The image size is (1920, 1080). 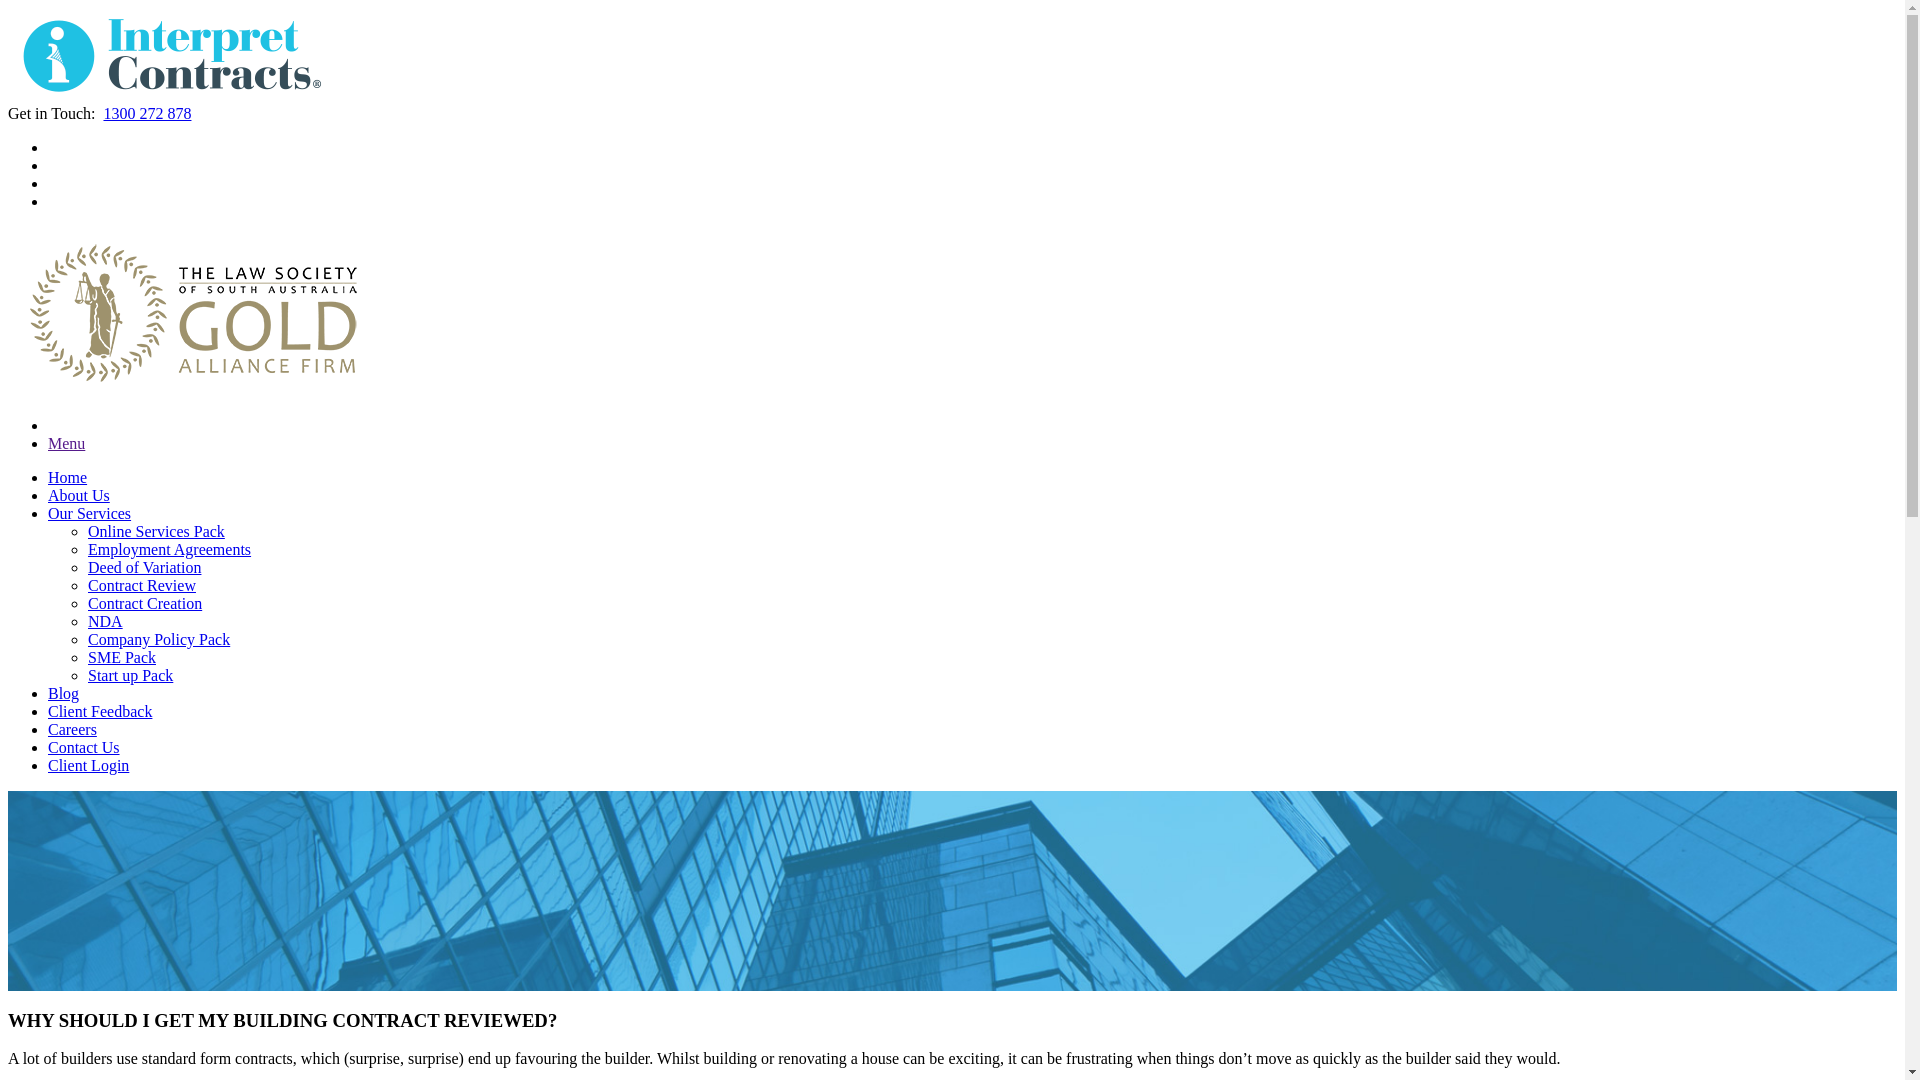 What do you see at coordinates (66, 442) in the screenshot?
I see `'Menu'` at bounding box center [66, 442].